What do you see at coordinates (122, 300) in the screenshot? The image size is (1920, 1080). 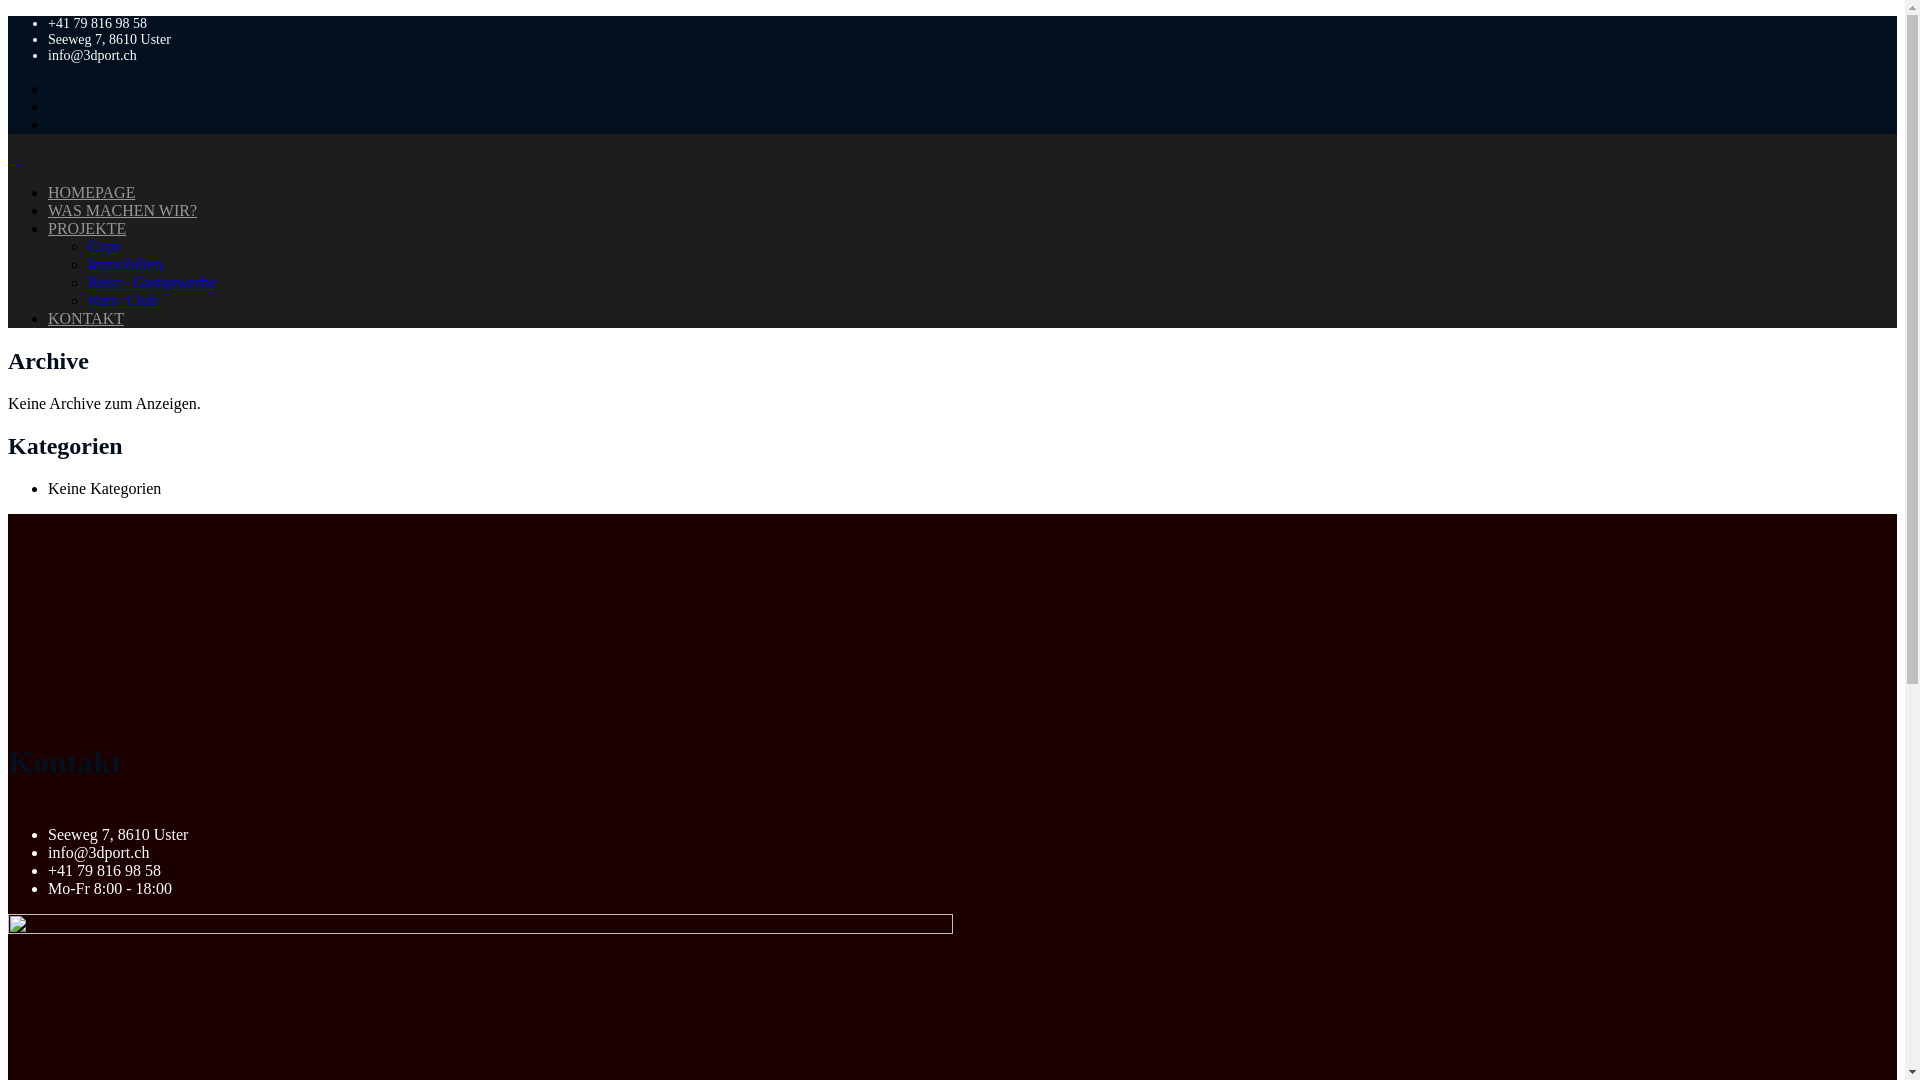 I see `'Bars- Club'` at bounding box center [122, 300].